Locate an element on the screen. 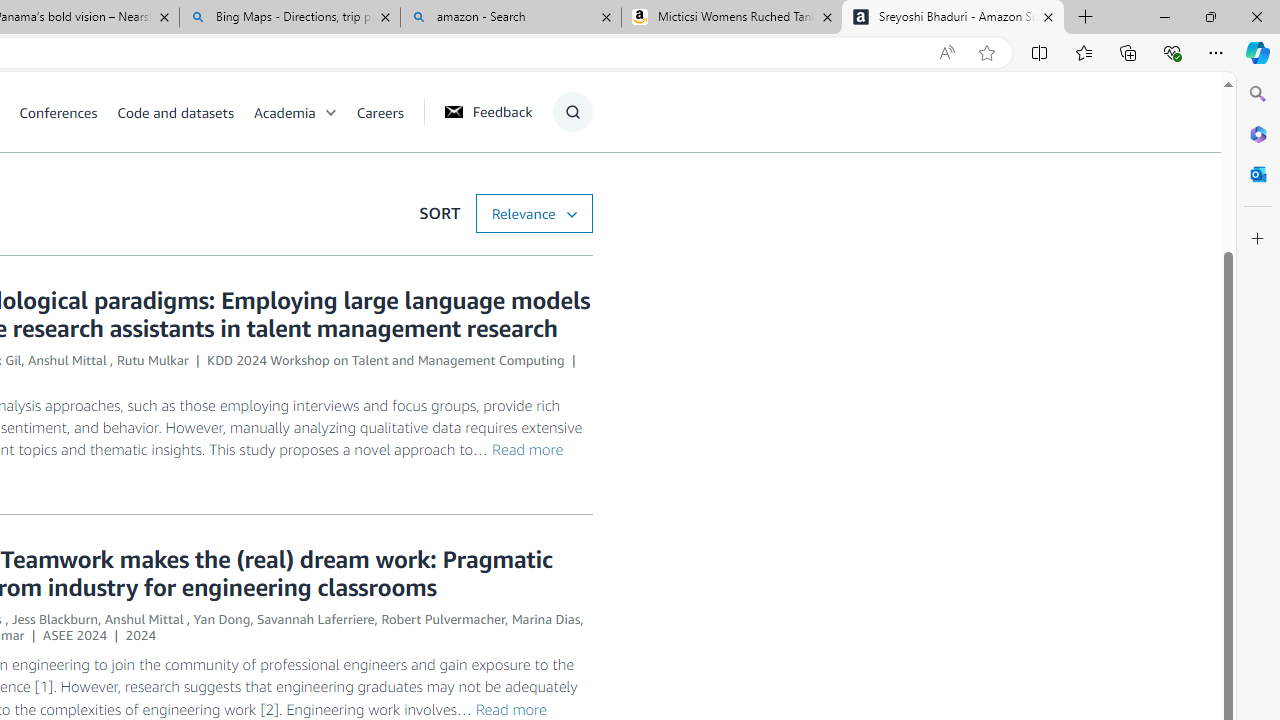 This screenshot has width=1280, height=720. 'amazon - Search' is located at coordinates (510, 17).